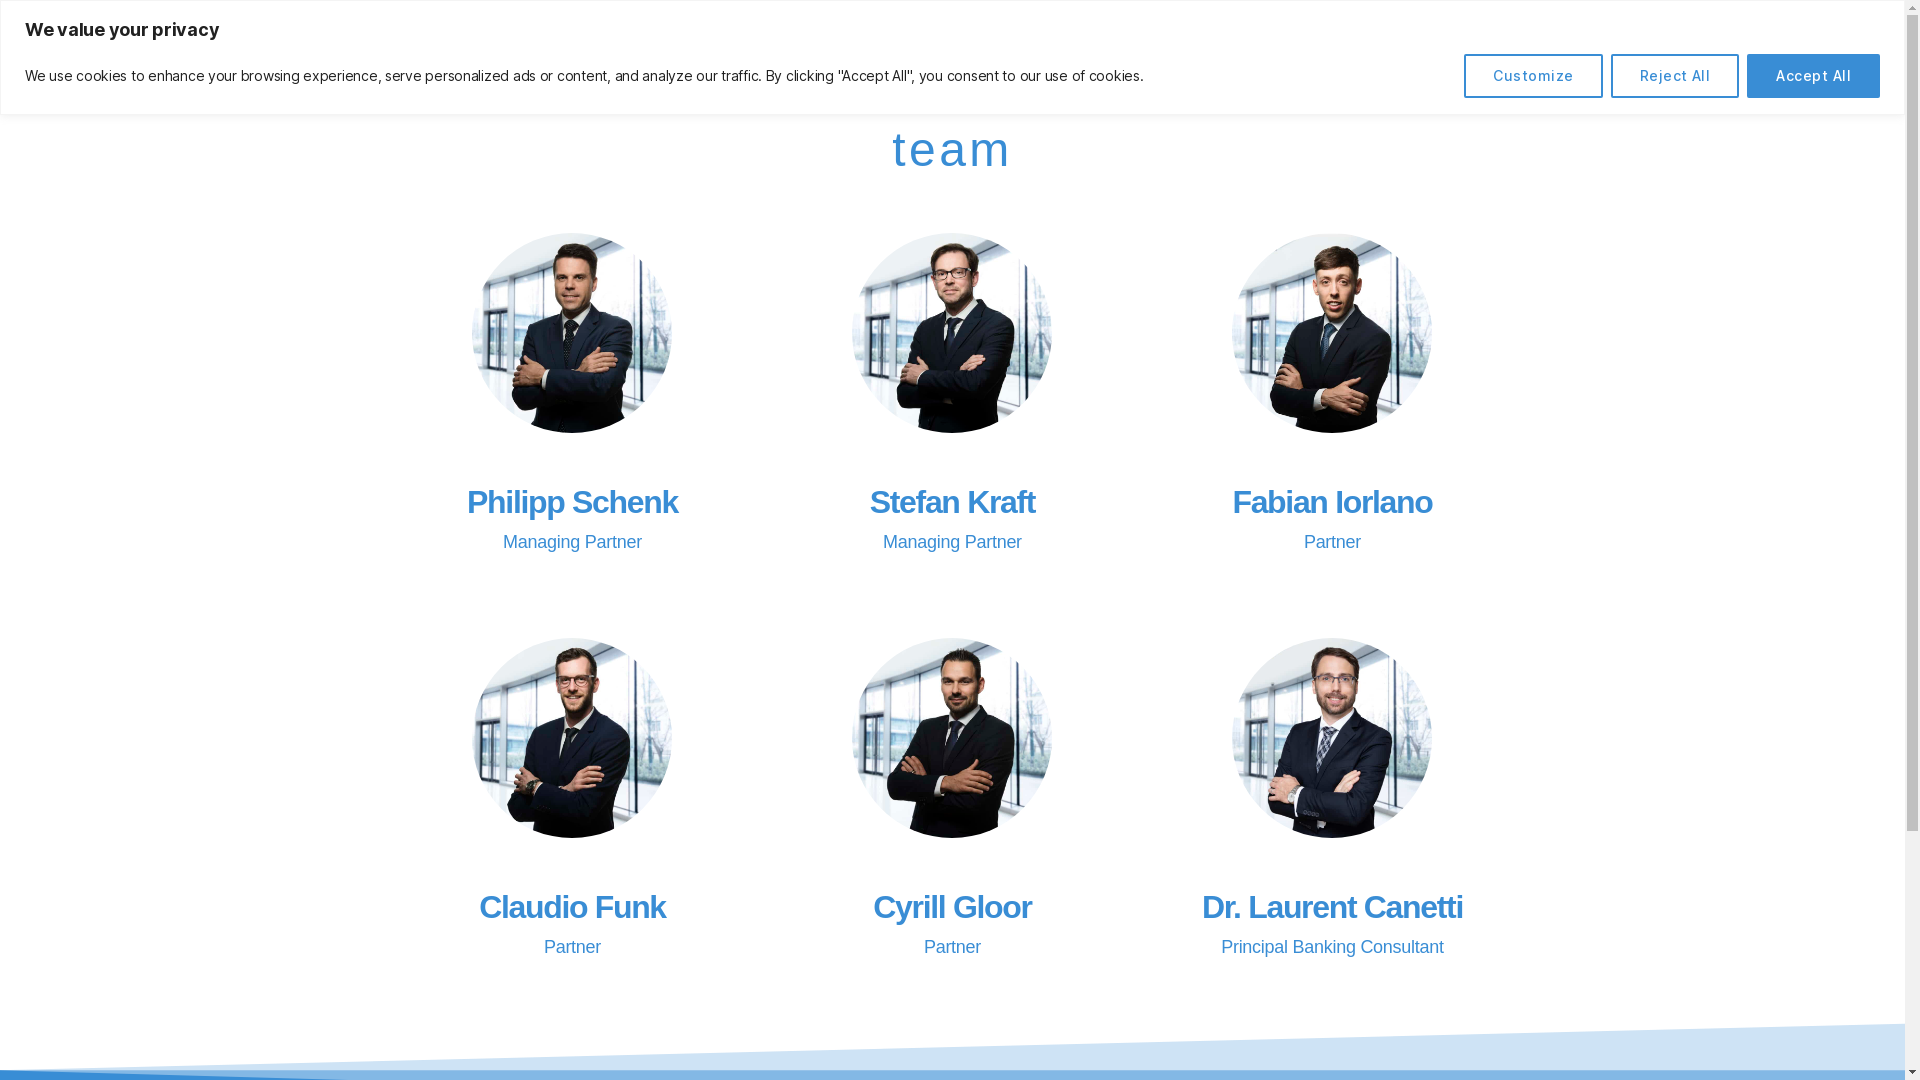  What do you see at coordinates (1501, 47) in the screenshot?
I see `'projects'` at bounding box center [1501, 47].